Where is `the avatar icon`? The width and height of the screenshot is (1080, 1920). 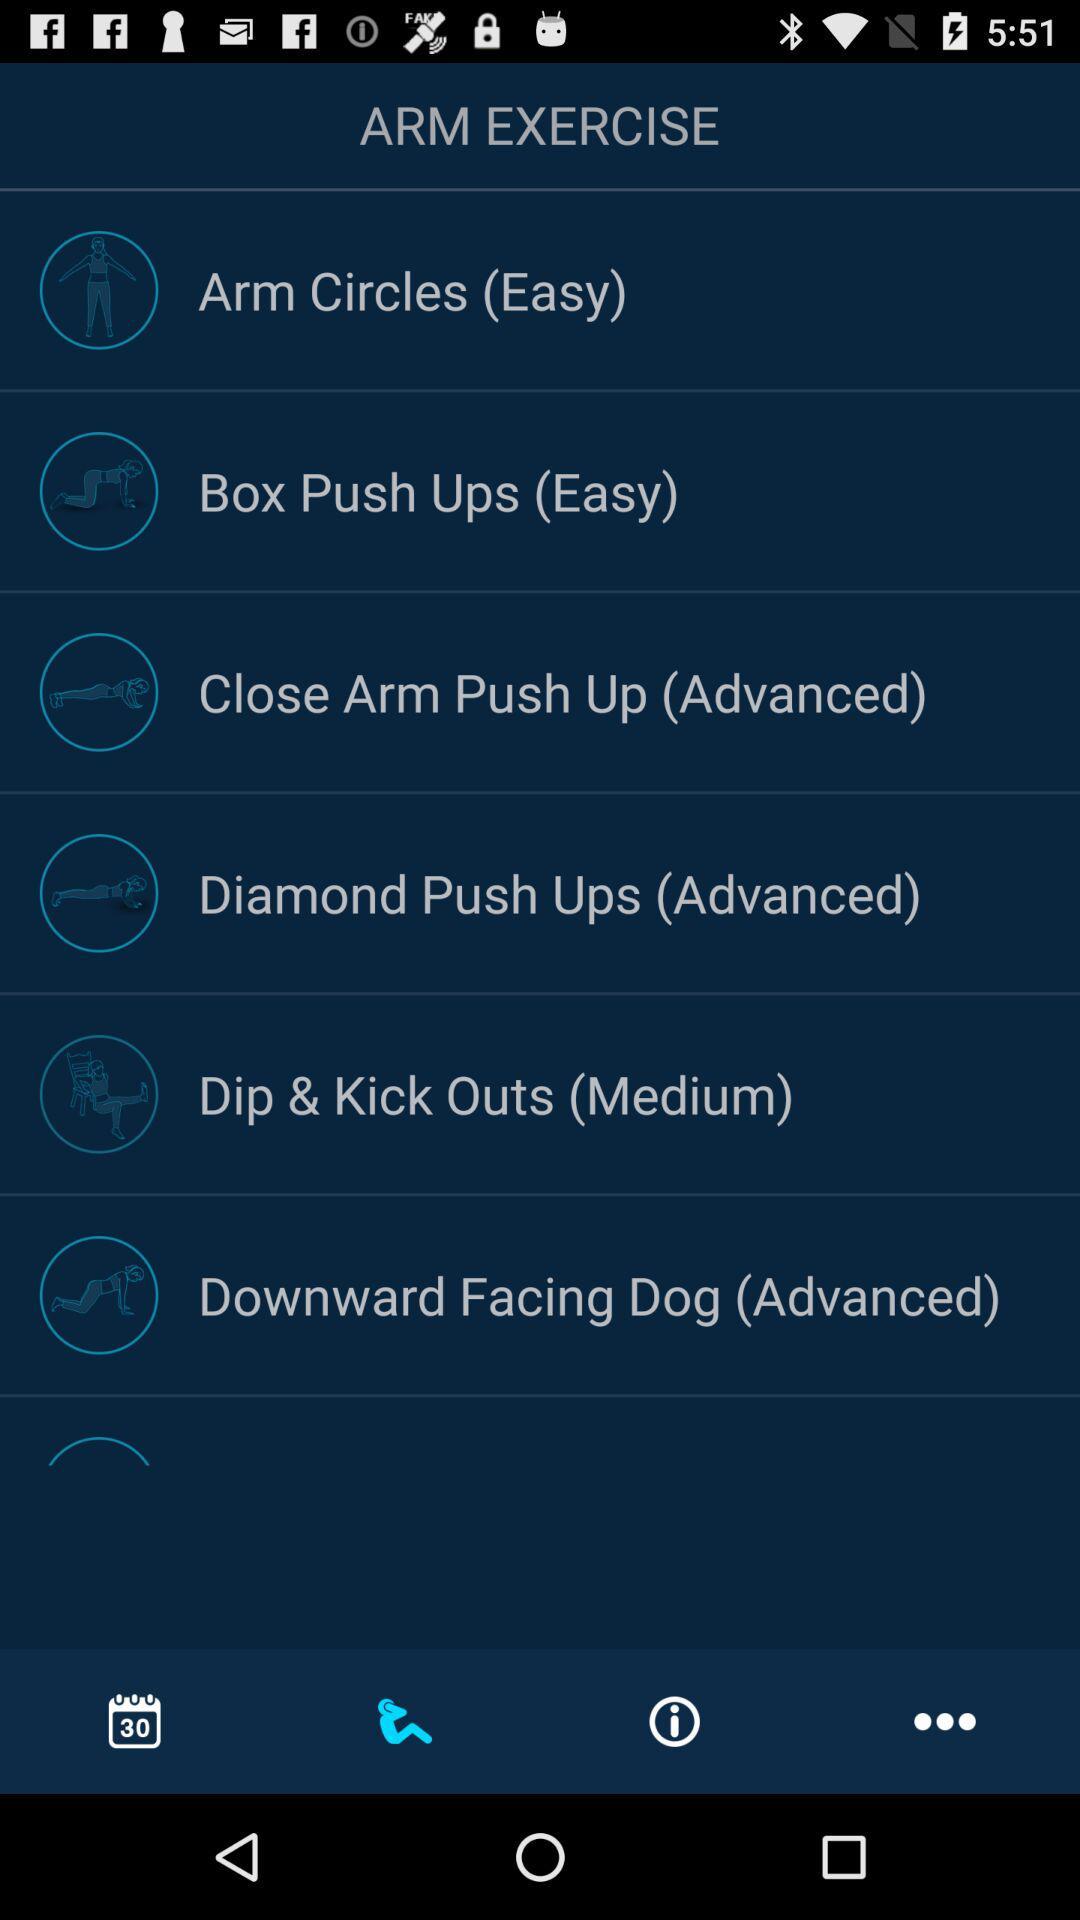 the avatar icon is located at coordinates (111, 1384).